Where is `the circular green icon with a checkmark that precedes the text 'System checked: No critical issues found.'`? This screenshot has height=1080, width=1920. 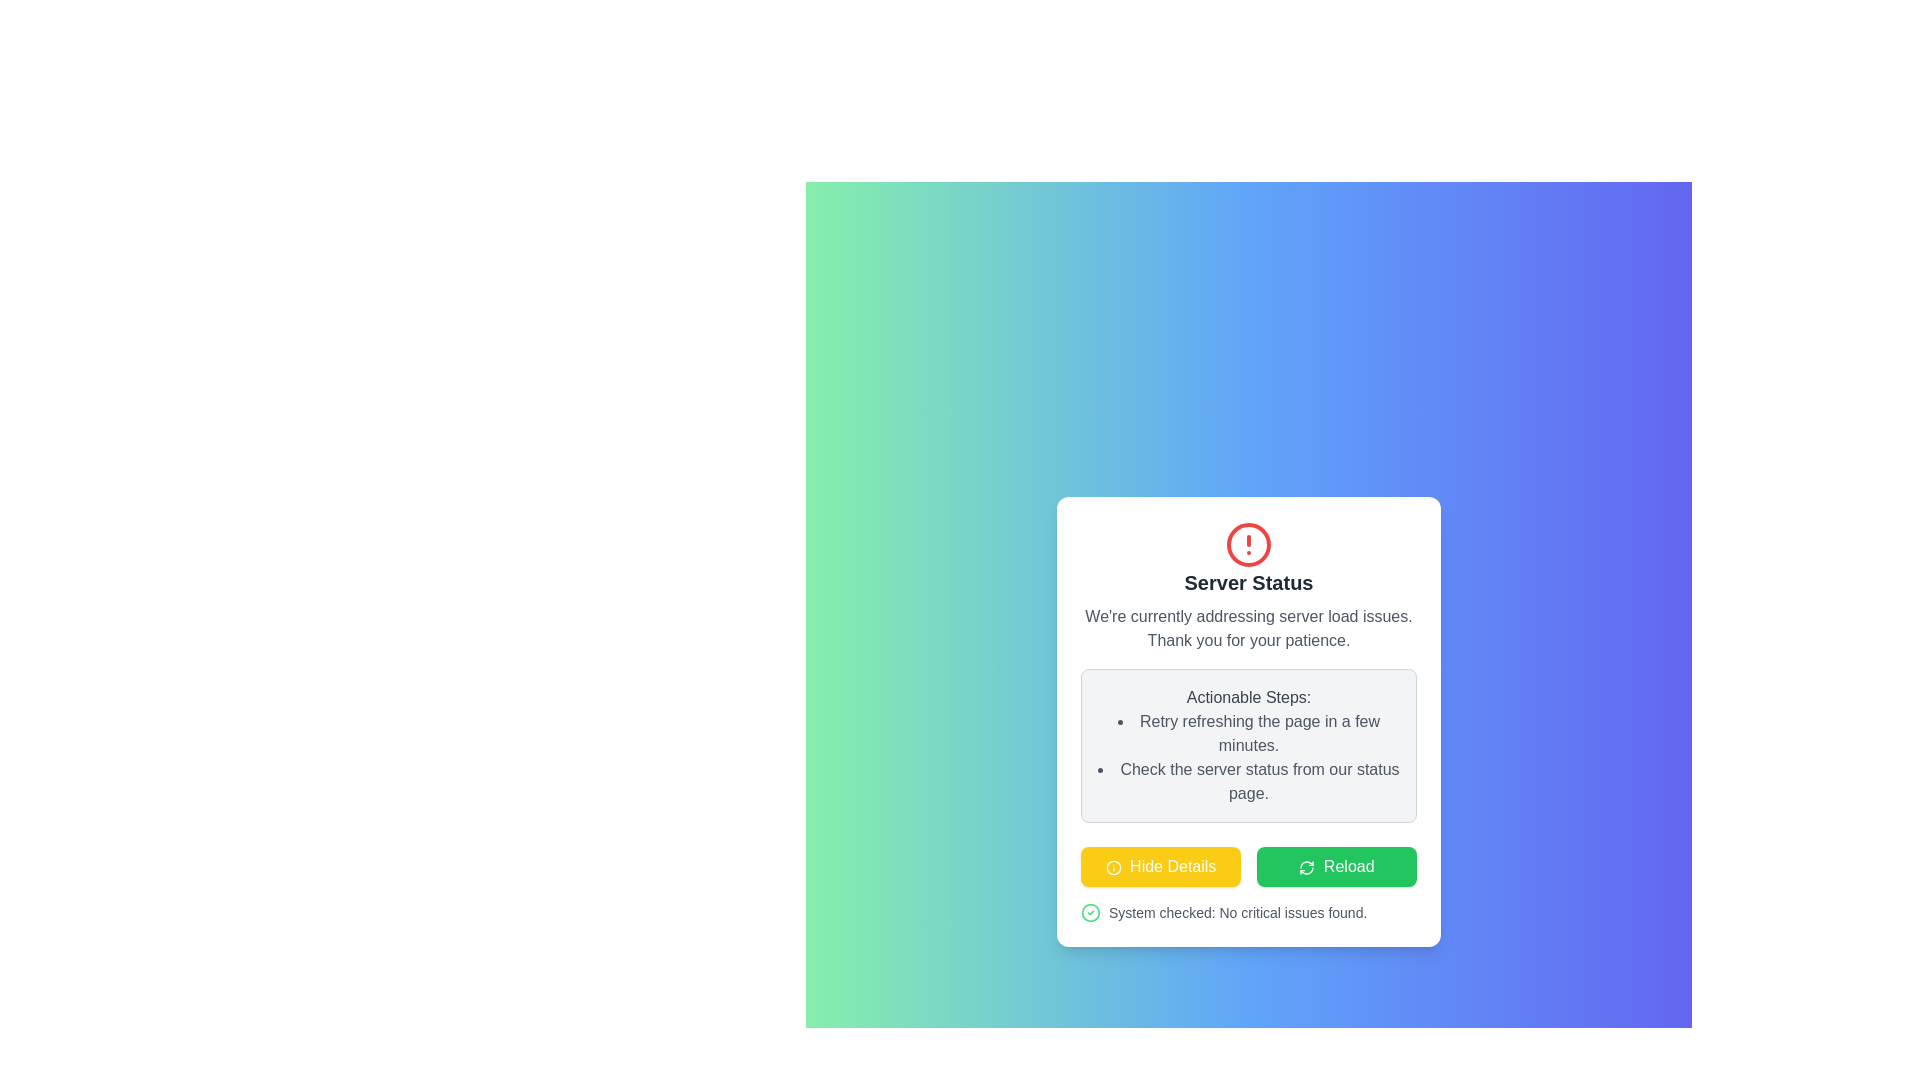 the circular green icon with a checkmark that precedes the text 'System checked: No critical issues found.' is located at coordinates (1089, 913).